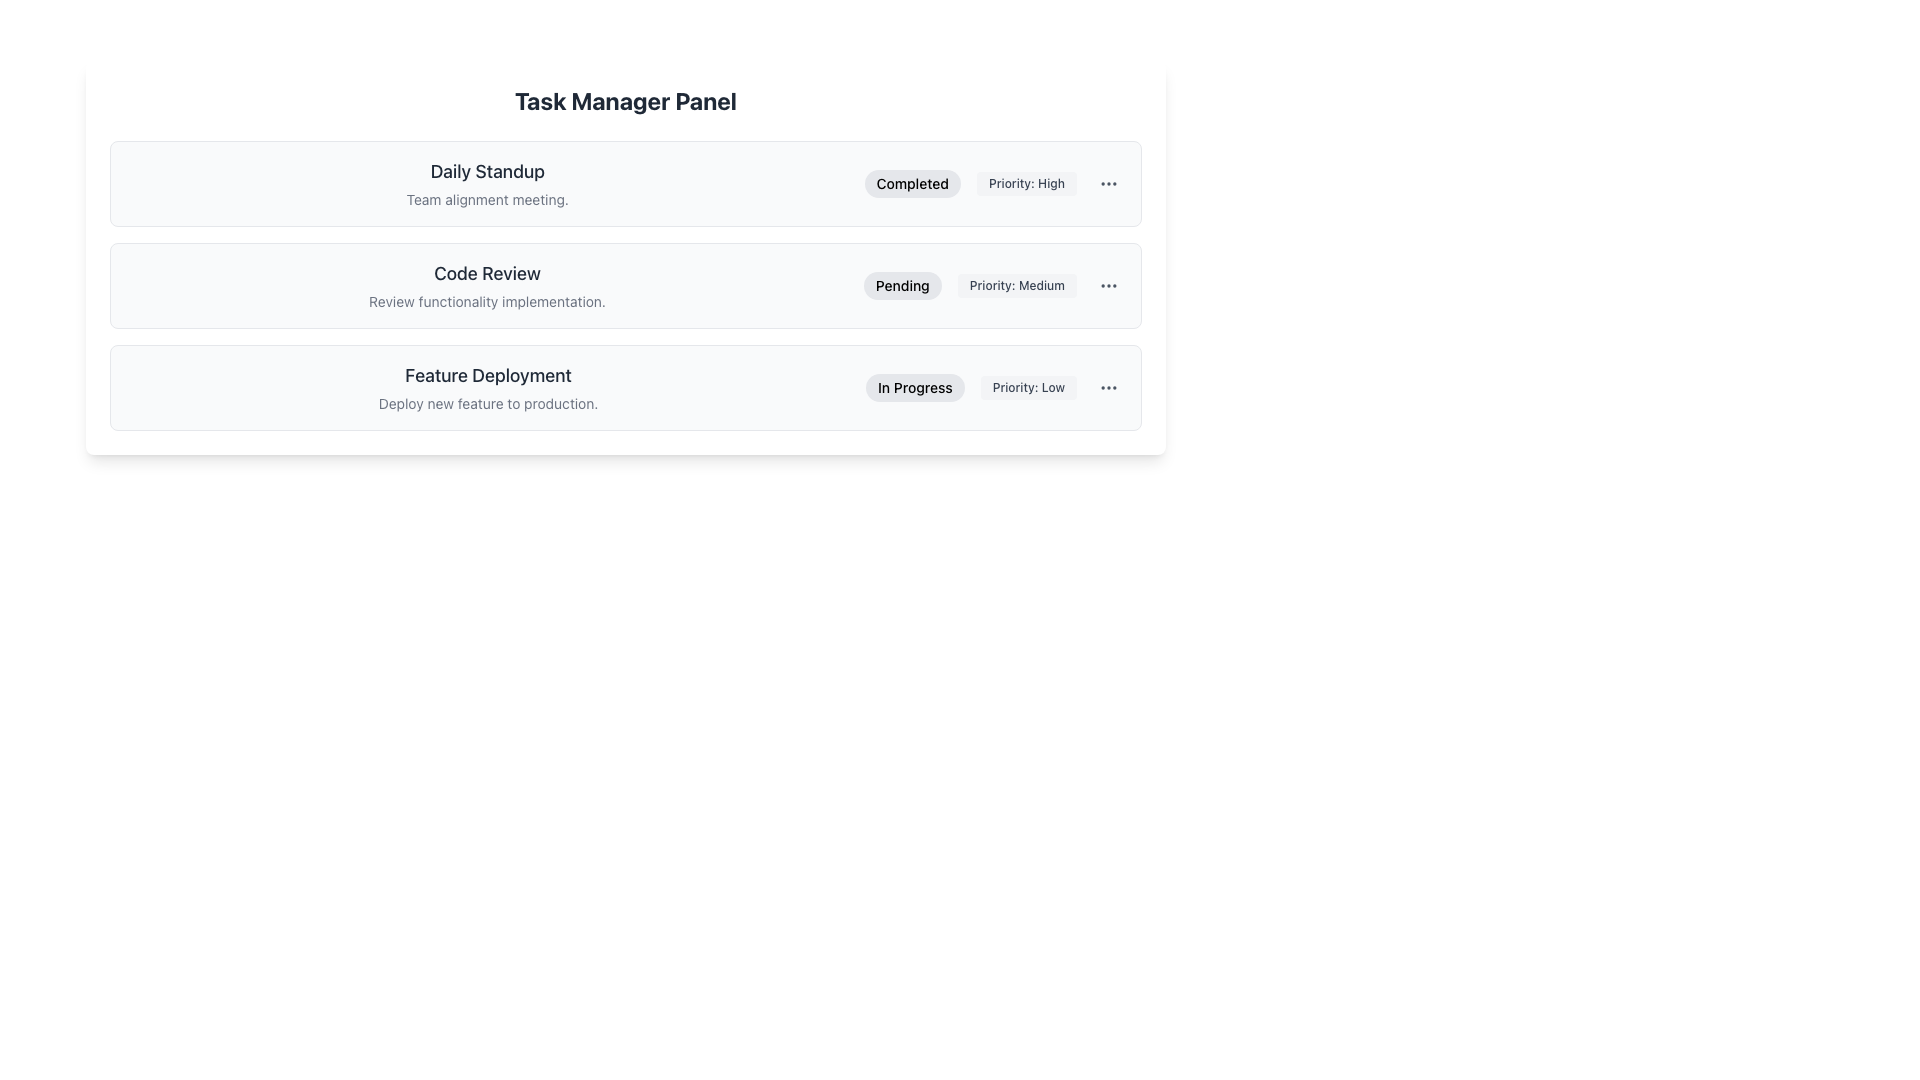  I want to click on the status information of the Status Indicator Label located in the 'Daily Standup' task block, positioned to the right of the task title and description, so click(911, 184).